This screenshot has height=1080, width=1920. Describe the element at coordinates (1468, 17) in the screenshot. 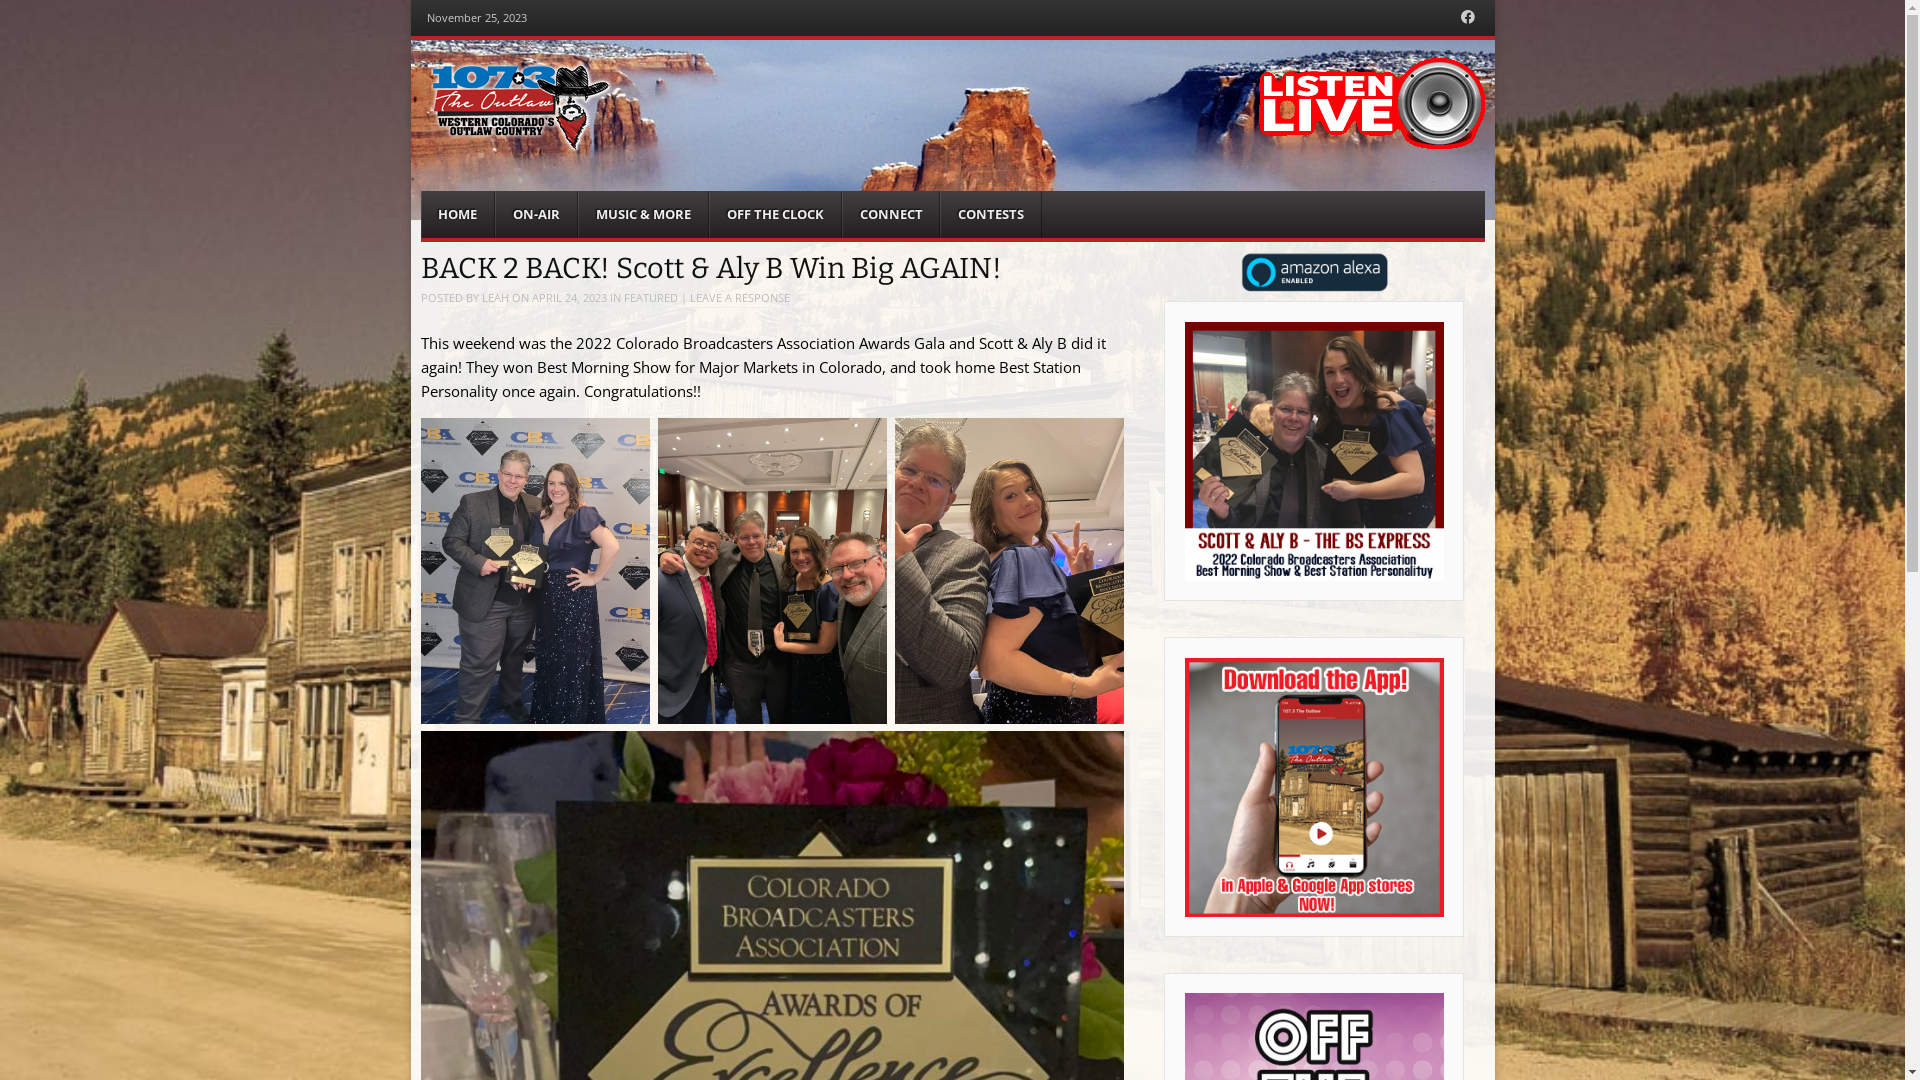

I see `'Facebook'` at that location.